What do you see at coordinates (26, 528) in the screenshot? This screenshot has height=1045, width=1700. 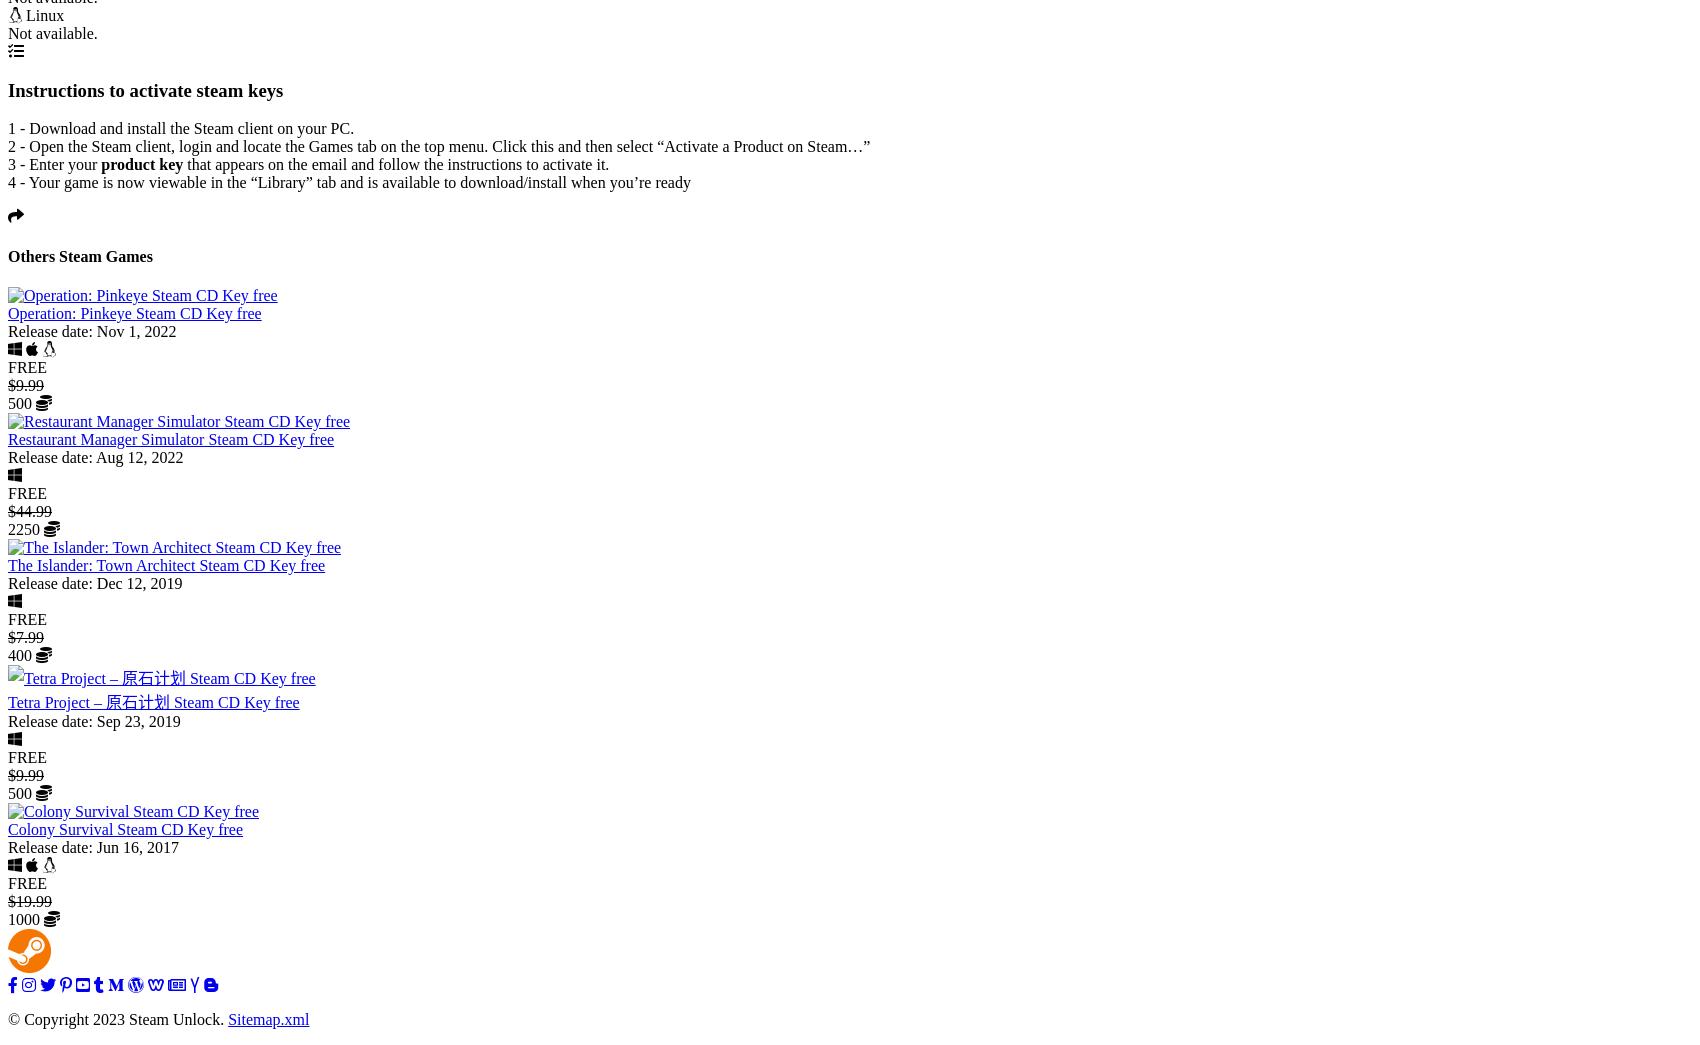 I see `'2250'` at bounding box center [26, 528].